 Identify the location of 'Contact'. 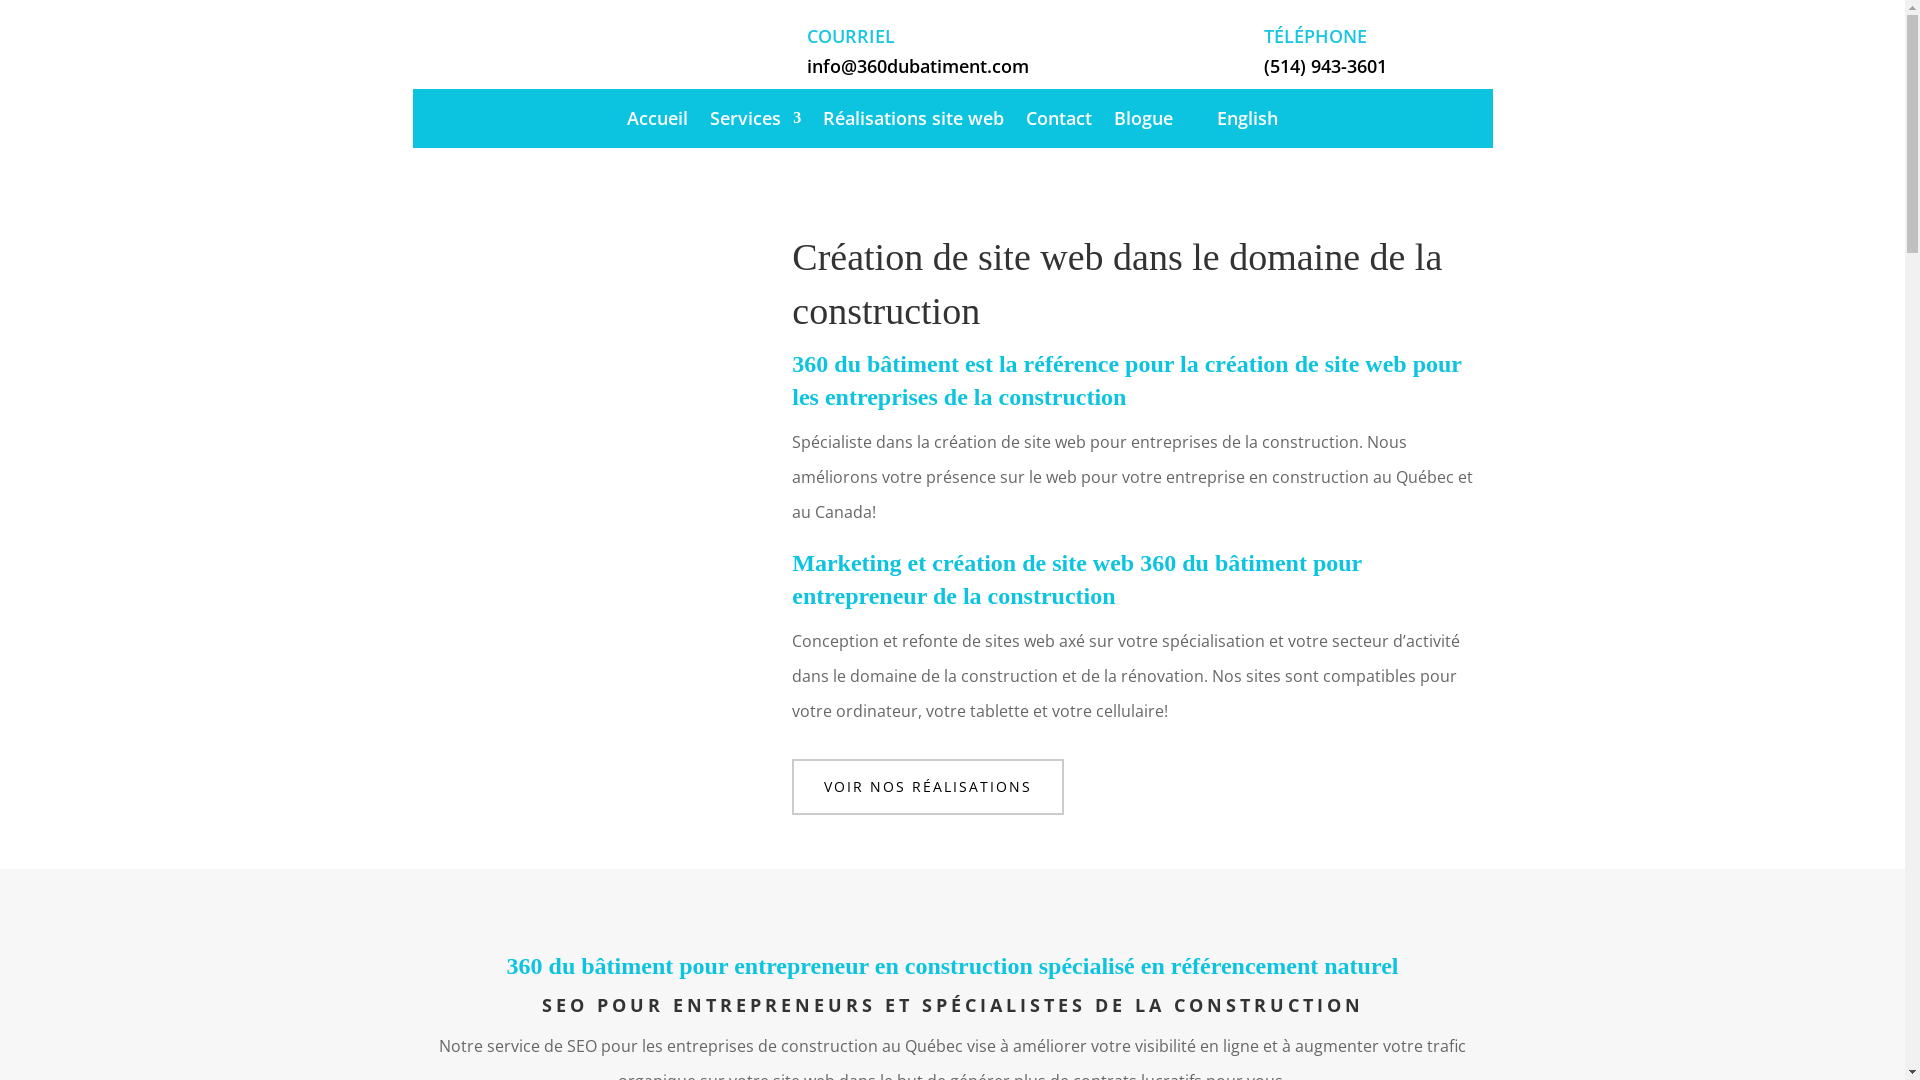
(1058, 122).